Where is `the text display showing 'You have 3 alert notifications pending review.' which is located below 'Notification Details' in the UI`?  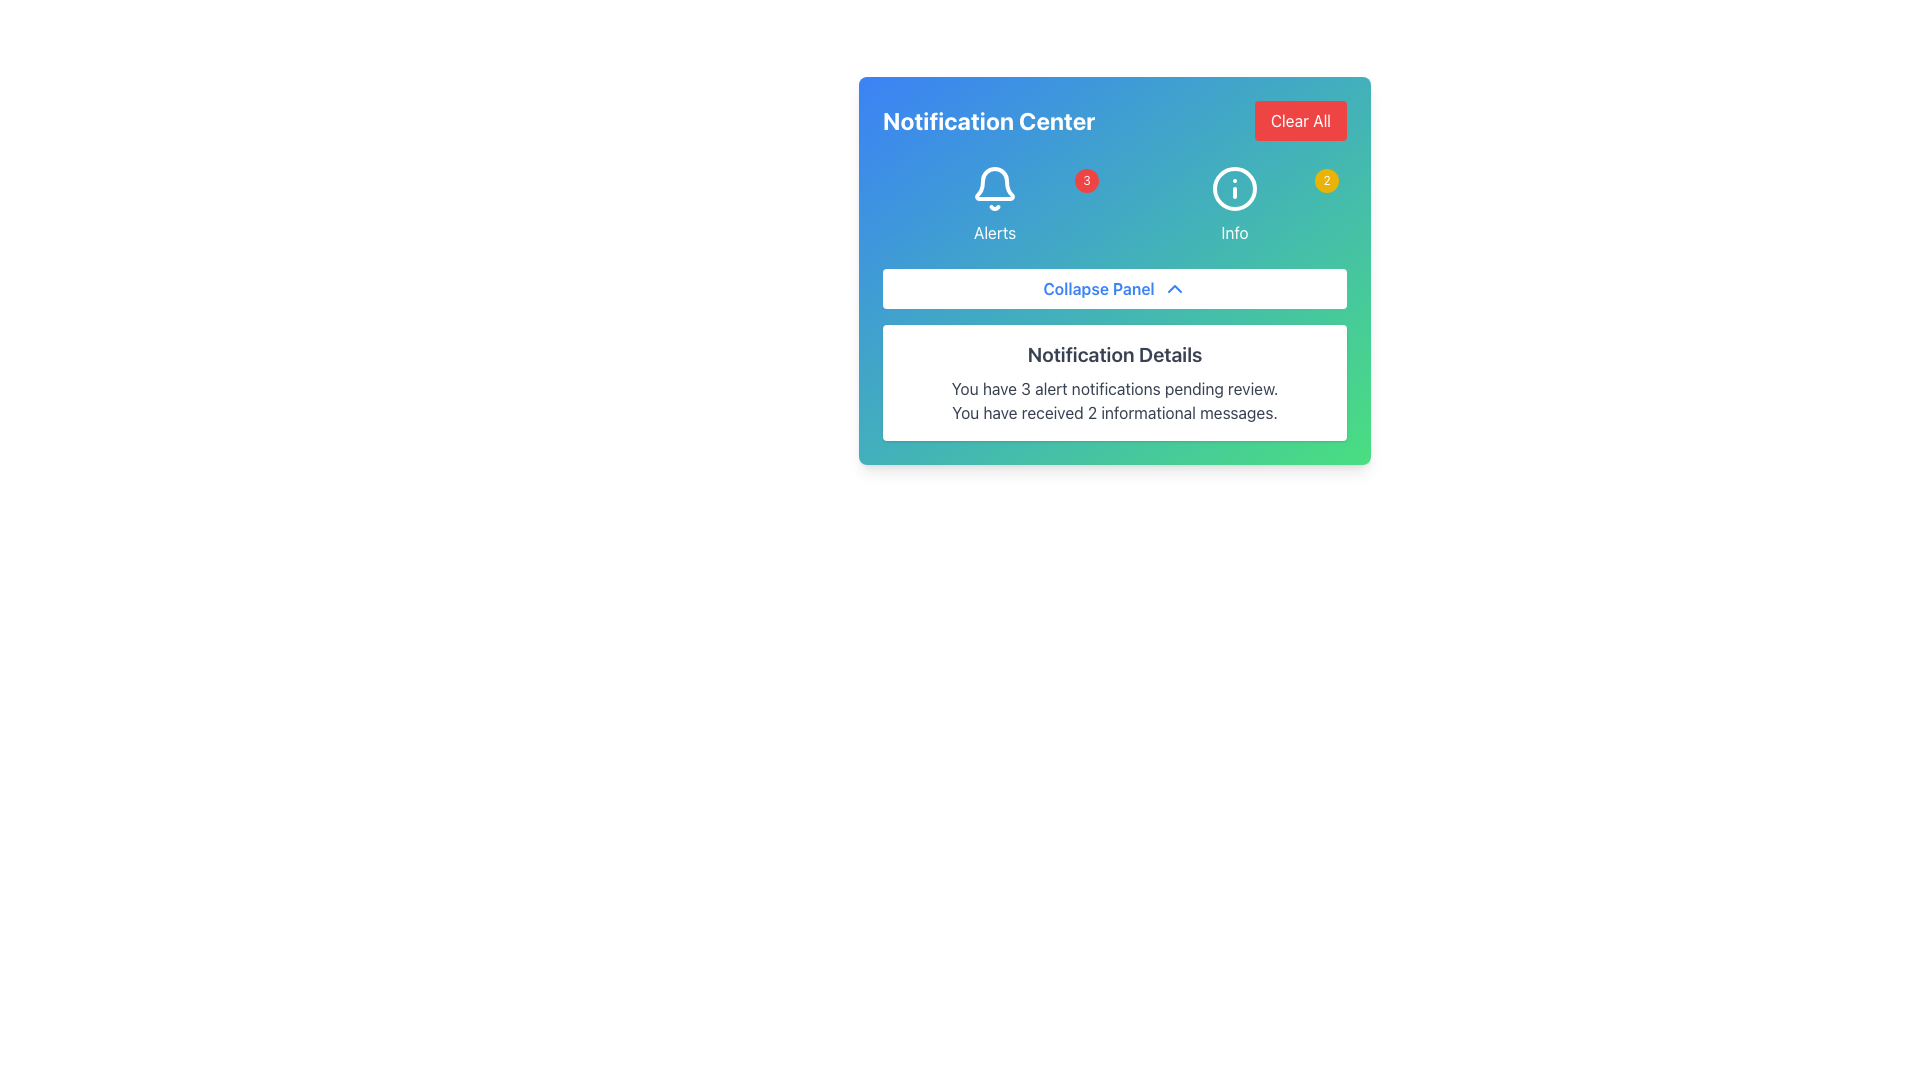 the text display showing 'You have 3 alert notifications pending review.' which is located below 'Notification Details' in the UI is located at coordinates (1113, 389).